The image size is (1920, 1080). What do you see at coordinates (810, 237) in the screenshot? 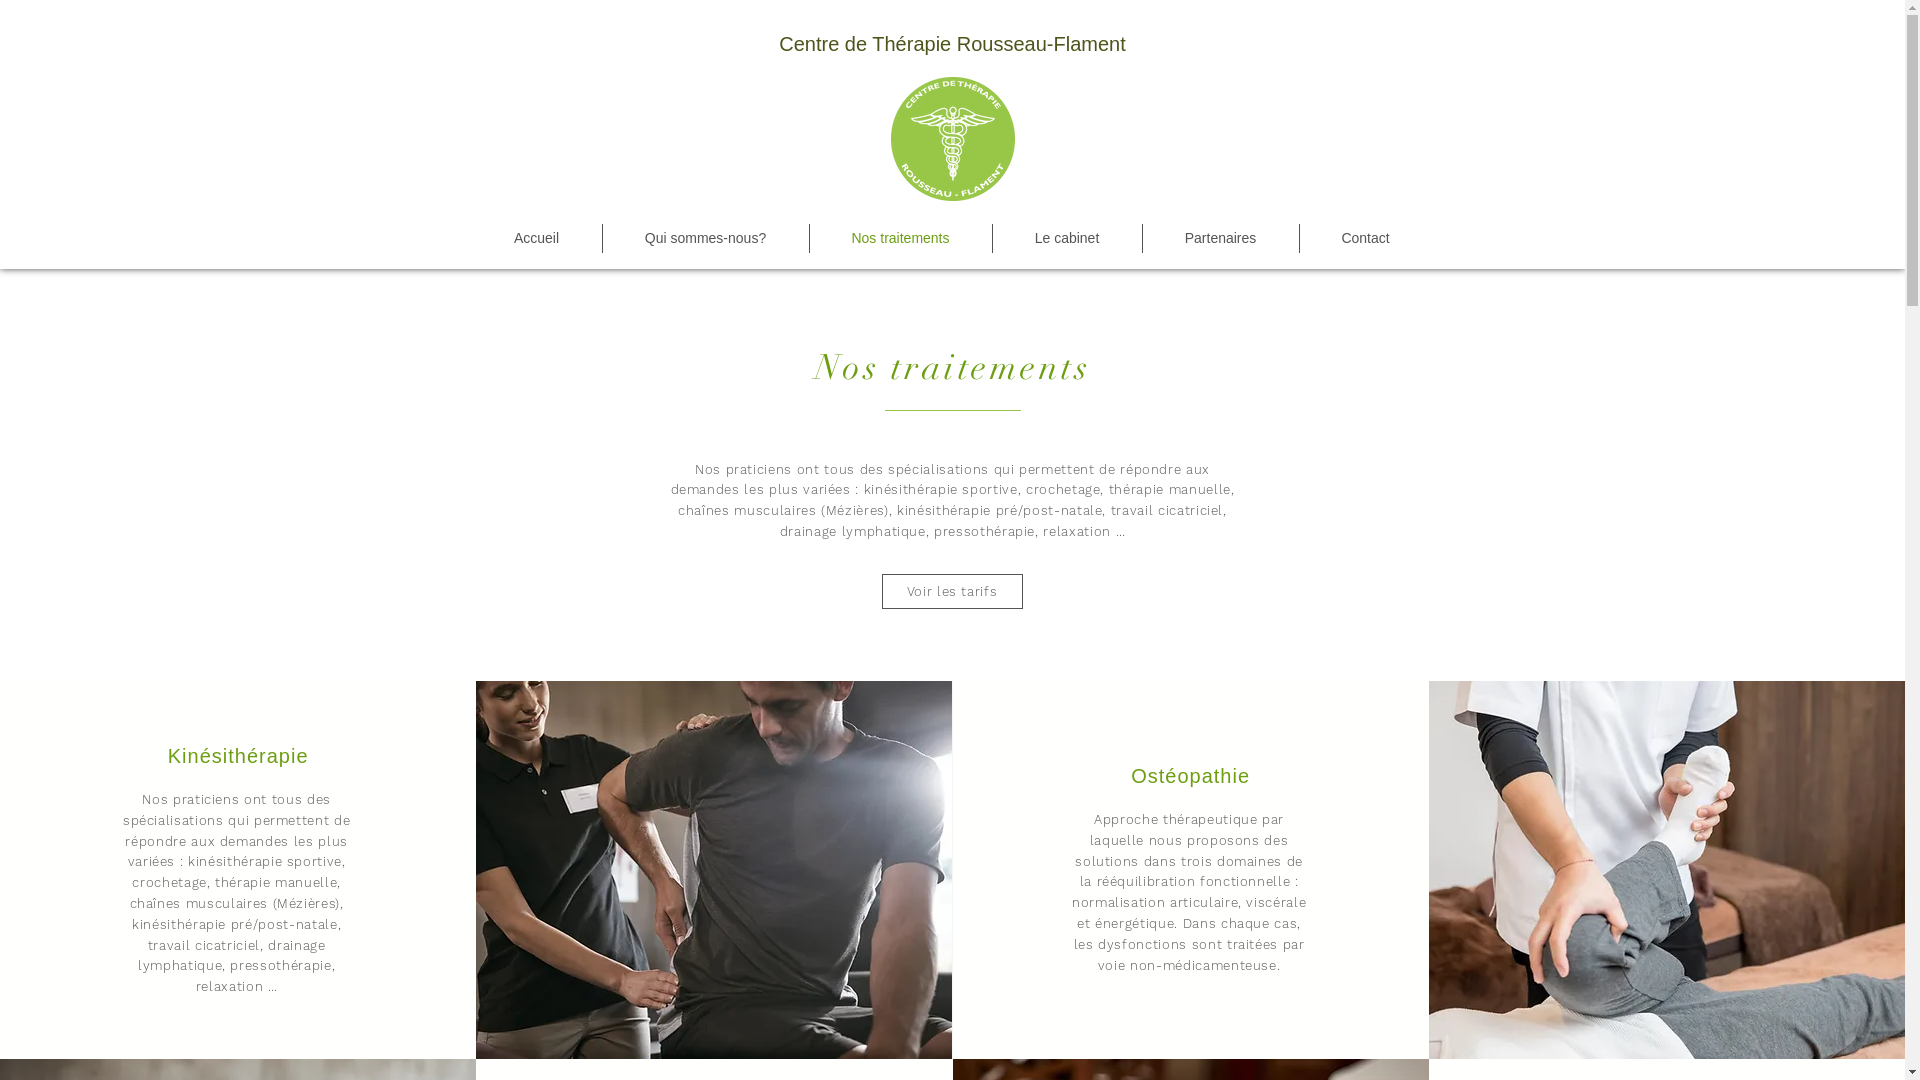
I see `'Nos traitements'` at bounding box center [810, 237].